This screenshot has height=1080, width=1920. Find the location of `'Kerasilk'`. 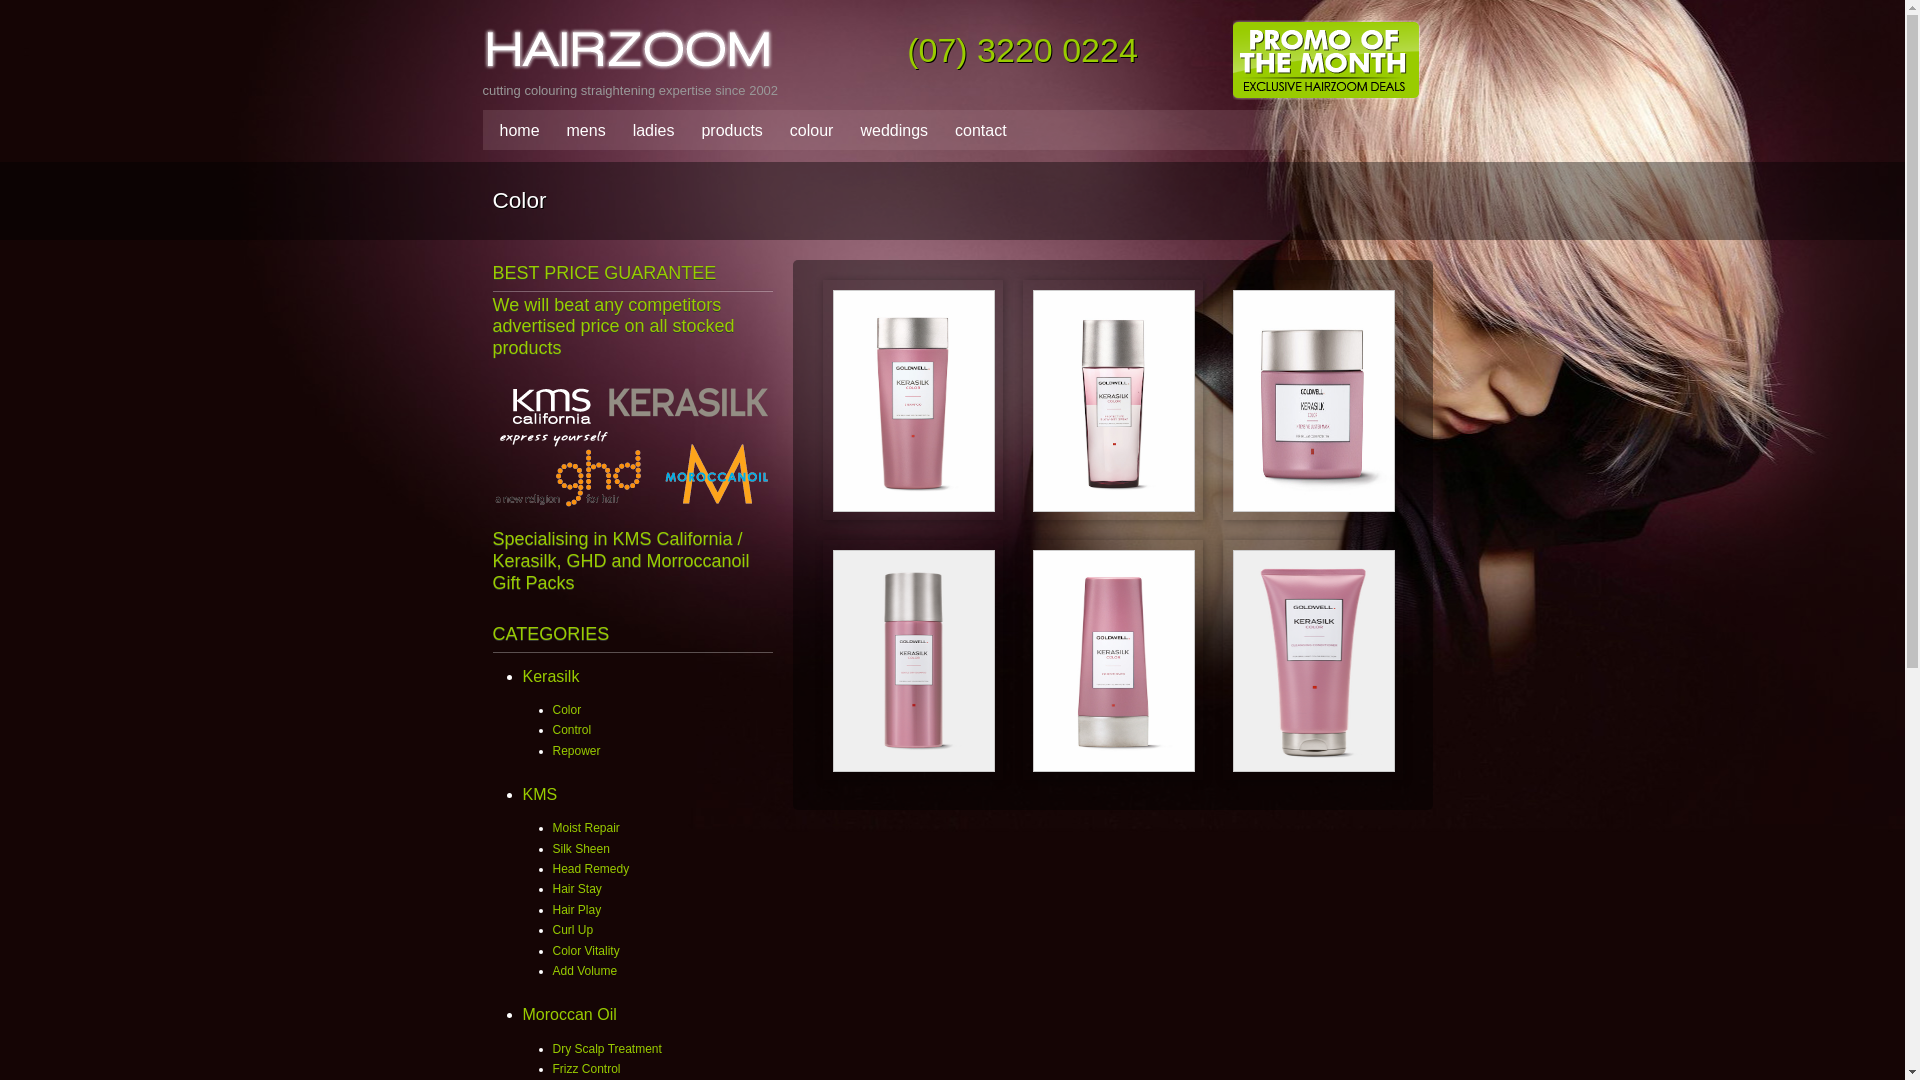

'Kerasilk' is located at coordinates (550, 675).